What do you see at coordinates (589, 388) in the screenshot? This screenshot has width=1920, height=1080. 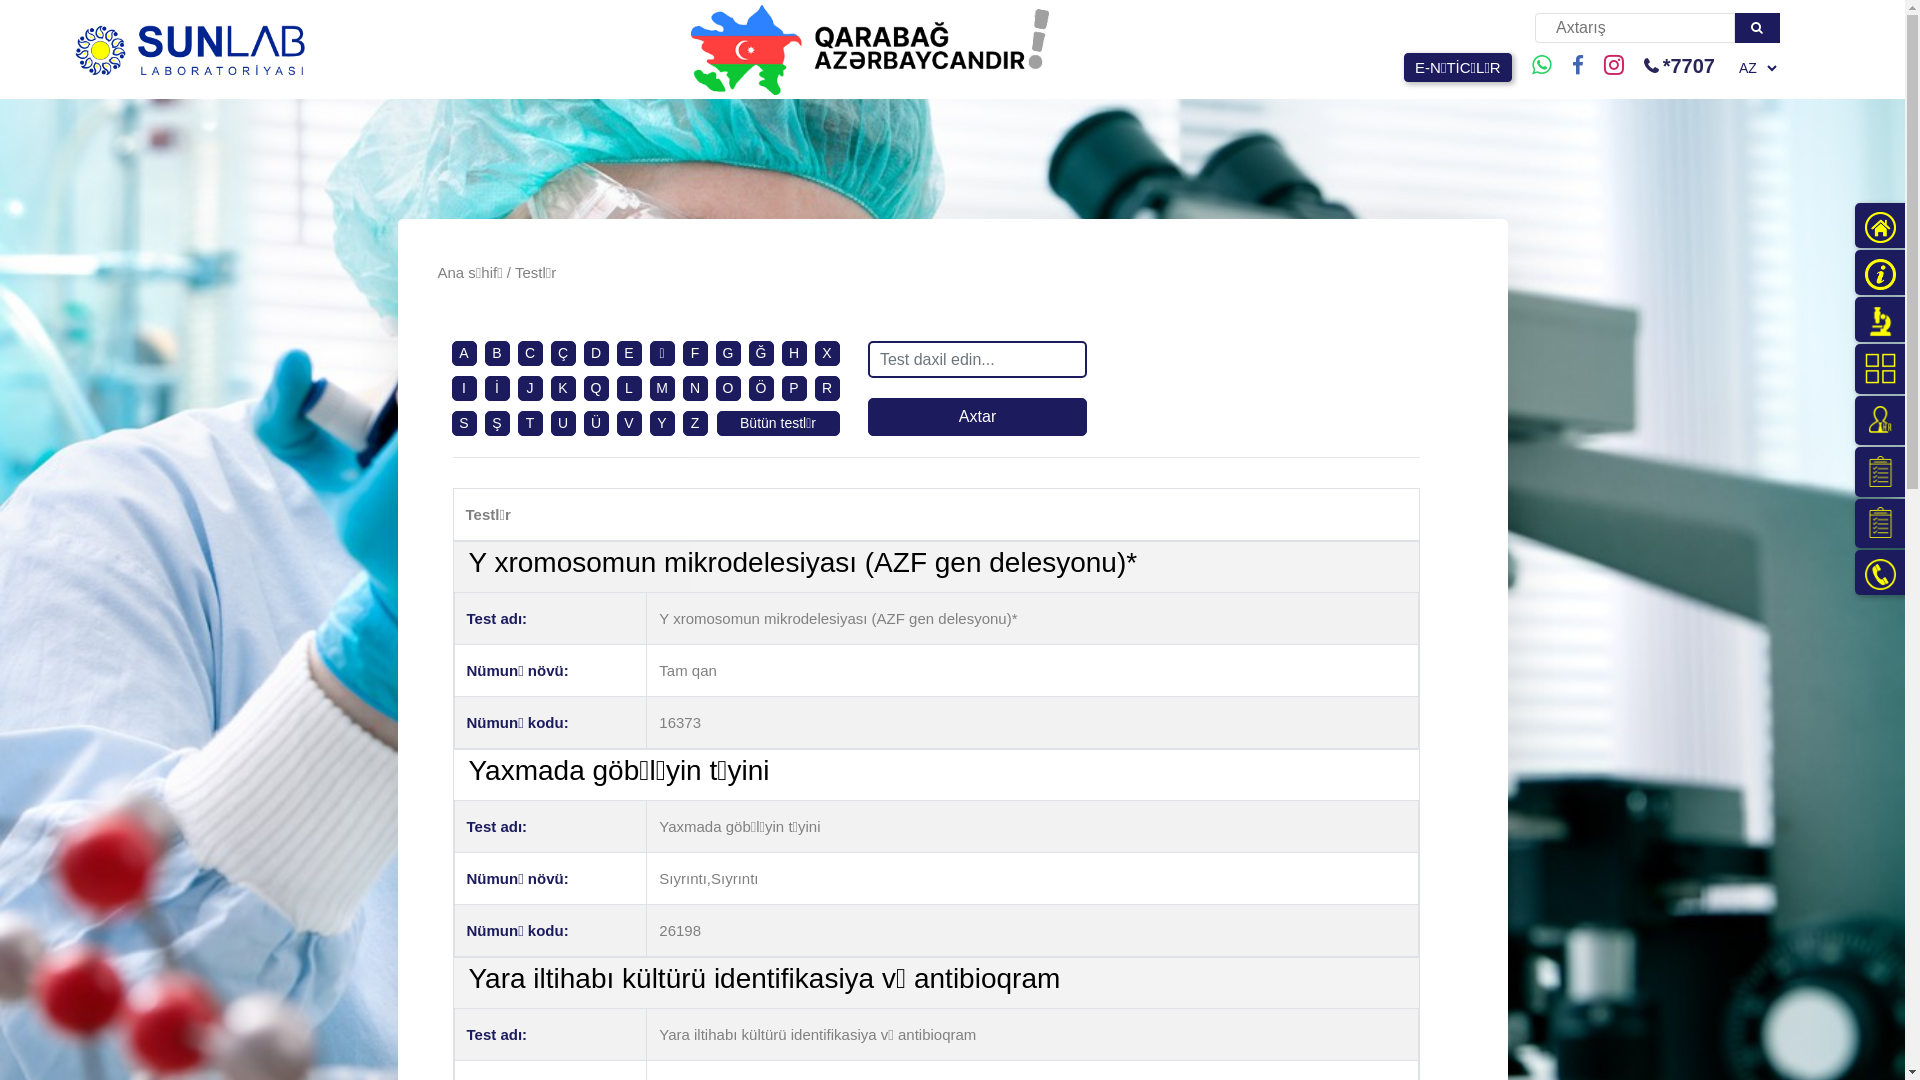 I see `'Q'` at bounding box center [589, 388].